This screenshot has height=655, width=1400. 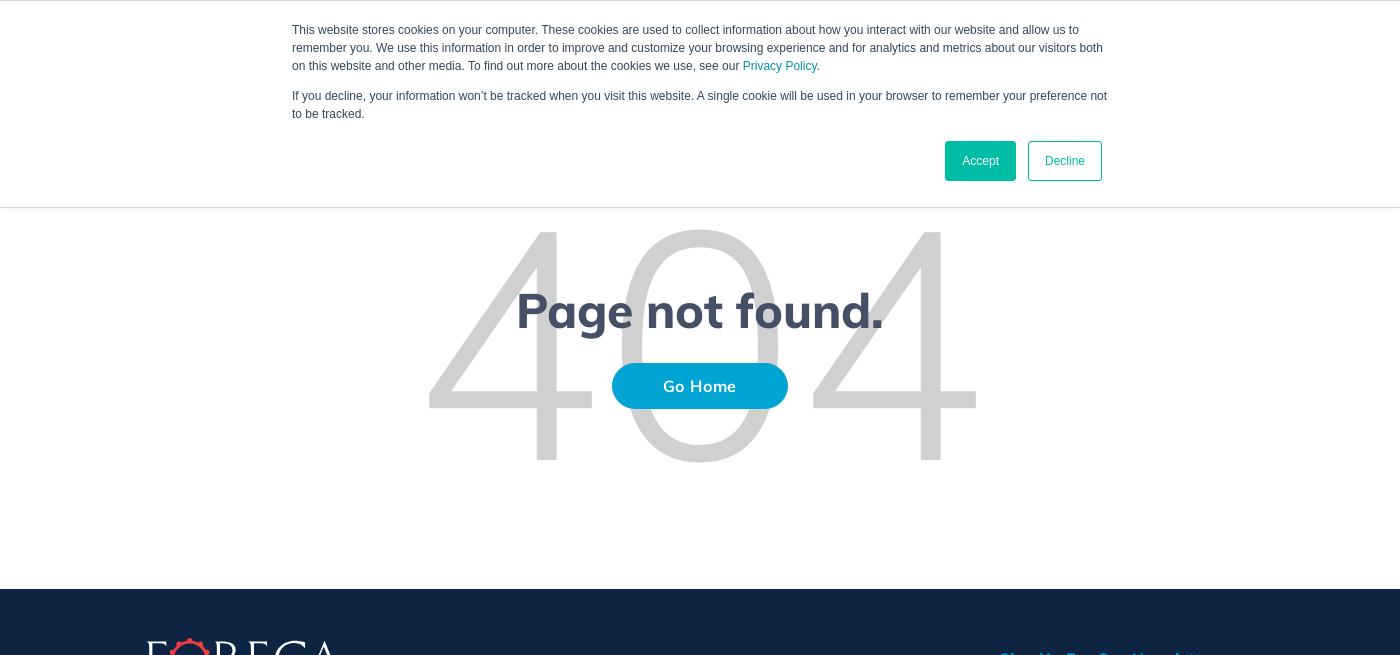 I want to click on 'About us', so click(x=1028, y=56).